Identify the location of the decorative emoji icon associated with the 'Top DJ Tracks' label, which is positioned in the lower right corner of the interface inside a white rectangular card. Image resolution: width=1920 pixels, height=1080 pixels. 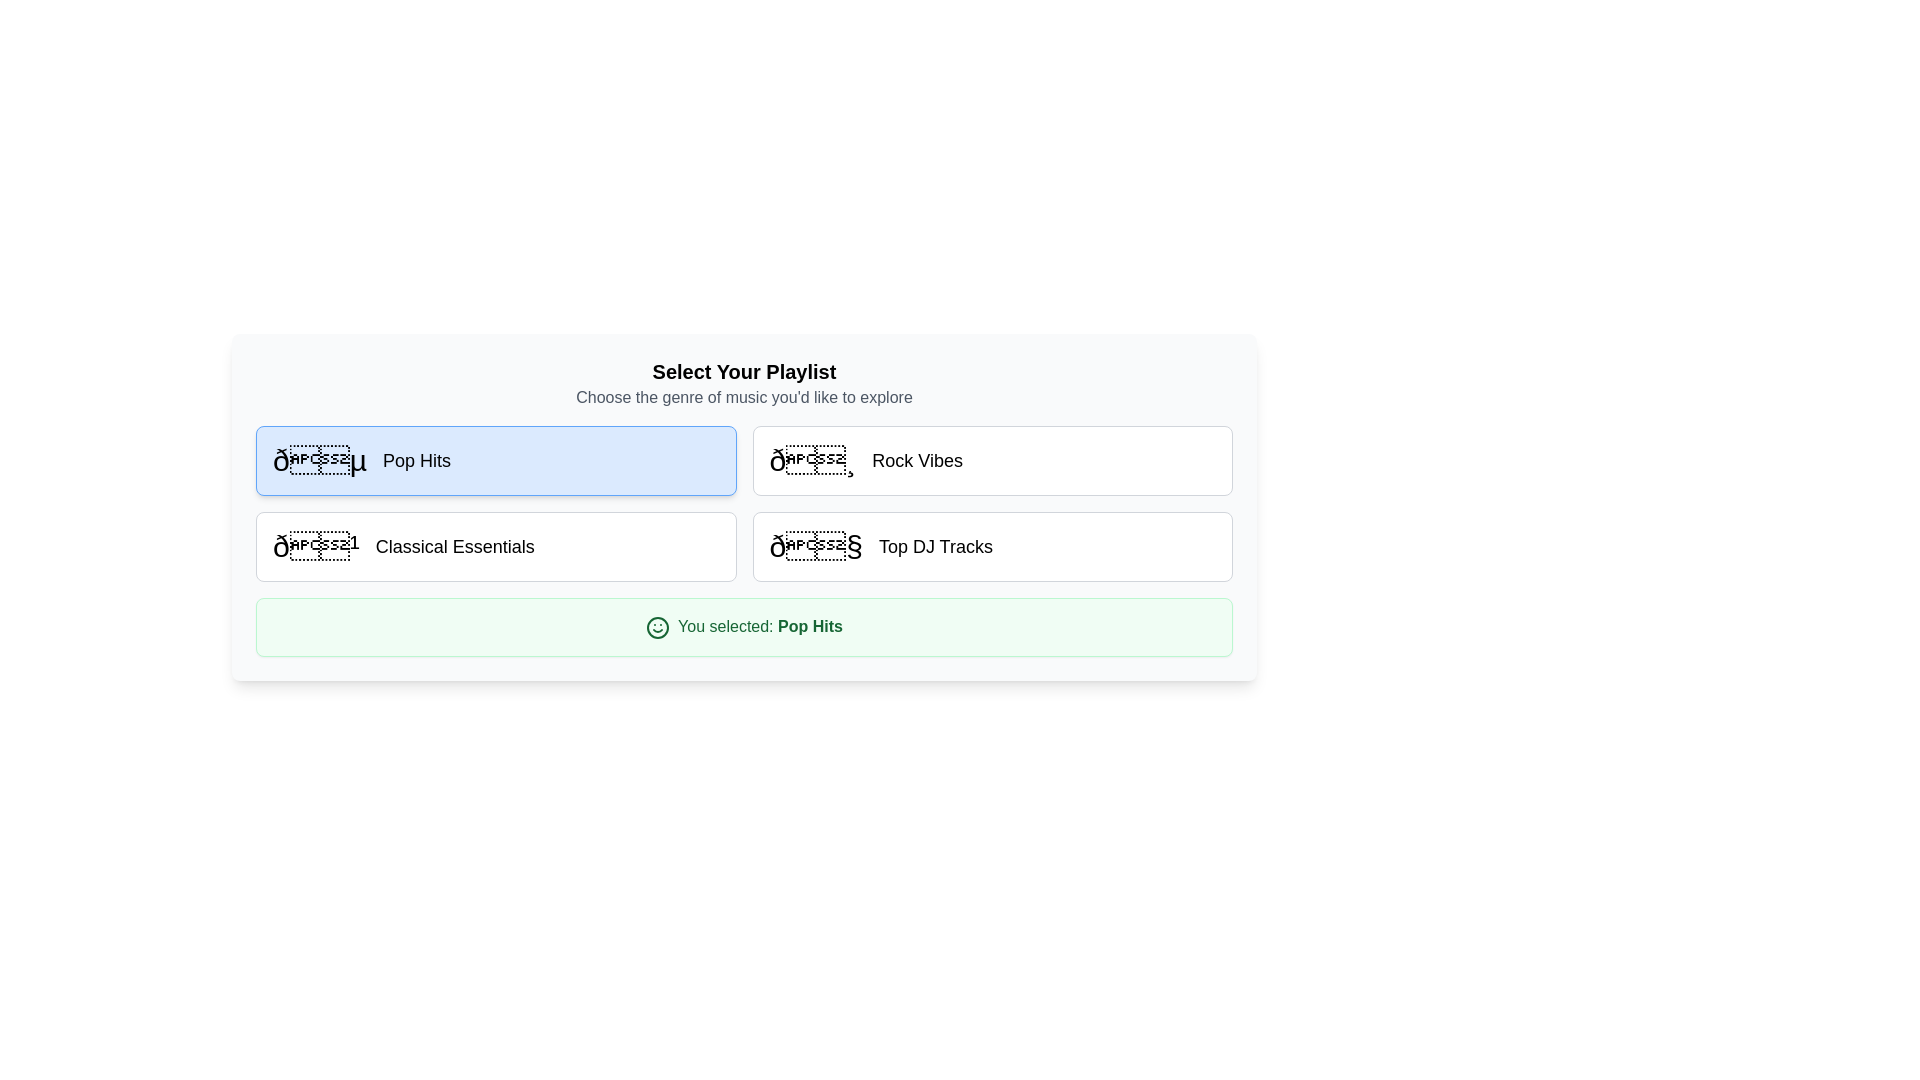
(816, 547).